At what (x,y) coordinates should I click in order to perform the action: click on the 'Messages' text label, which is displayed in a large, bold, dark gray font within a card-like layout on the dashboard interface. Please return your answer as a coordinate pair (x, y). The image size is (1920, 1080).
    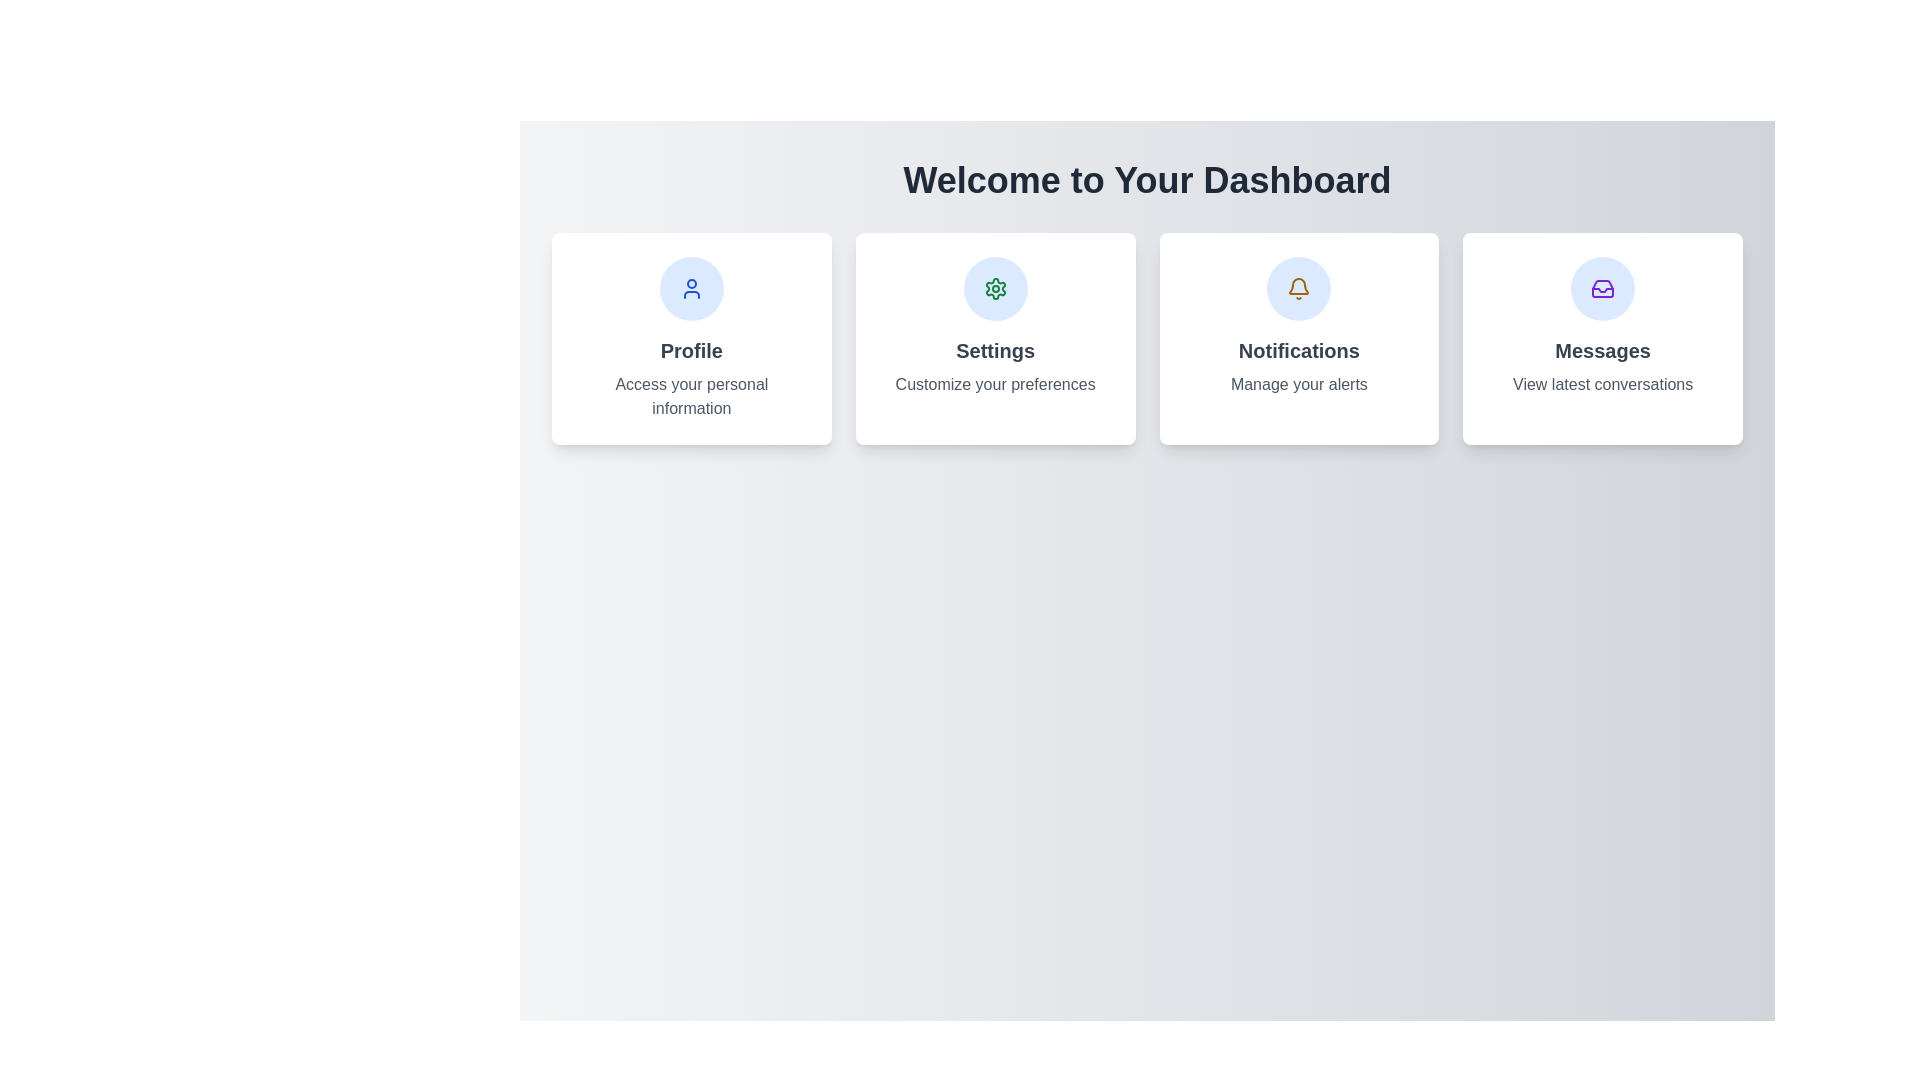
    Looking at the image, I should click on (1603, 350).